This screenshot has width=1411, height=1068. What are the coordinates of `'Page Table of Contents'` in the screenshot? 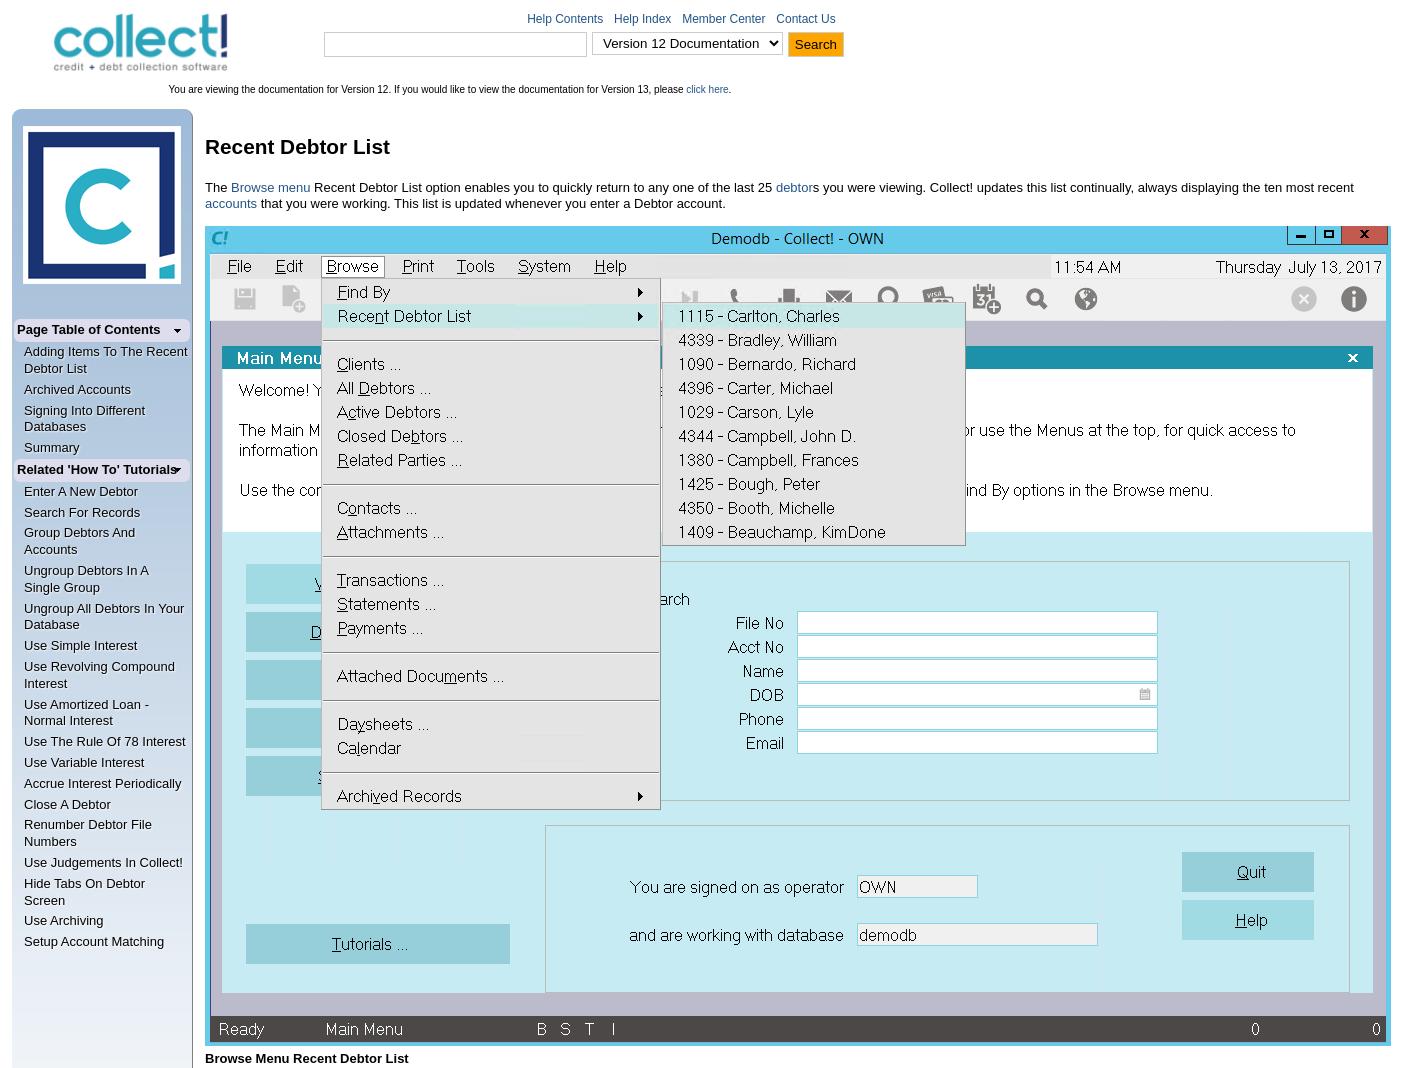 It's located at (88, 328).